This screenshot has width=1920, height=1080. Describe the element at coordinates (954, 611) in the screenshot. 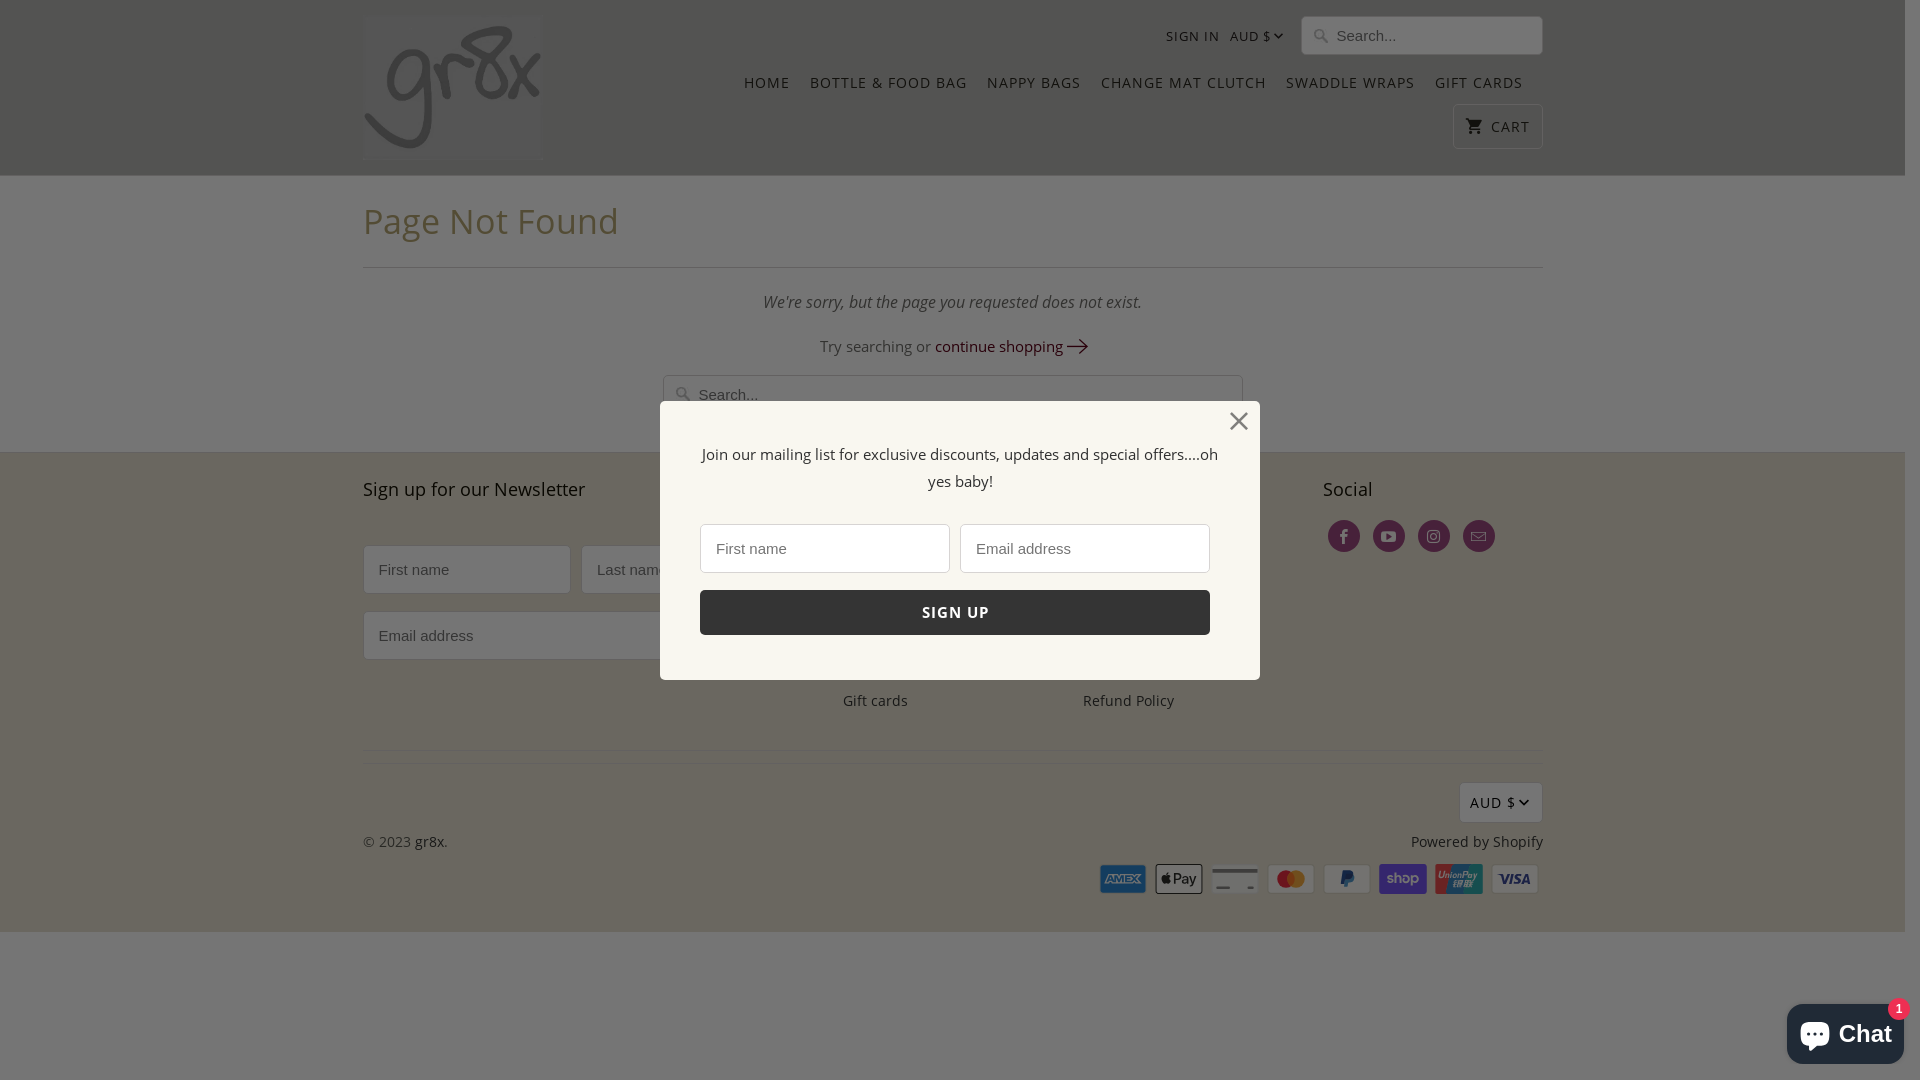

I see `'Sign Up'` at that location.